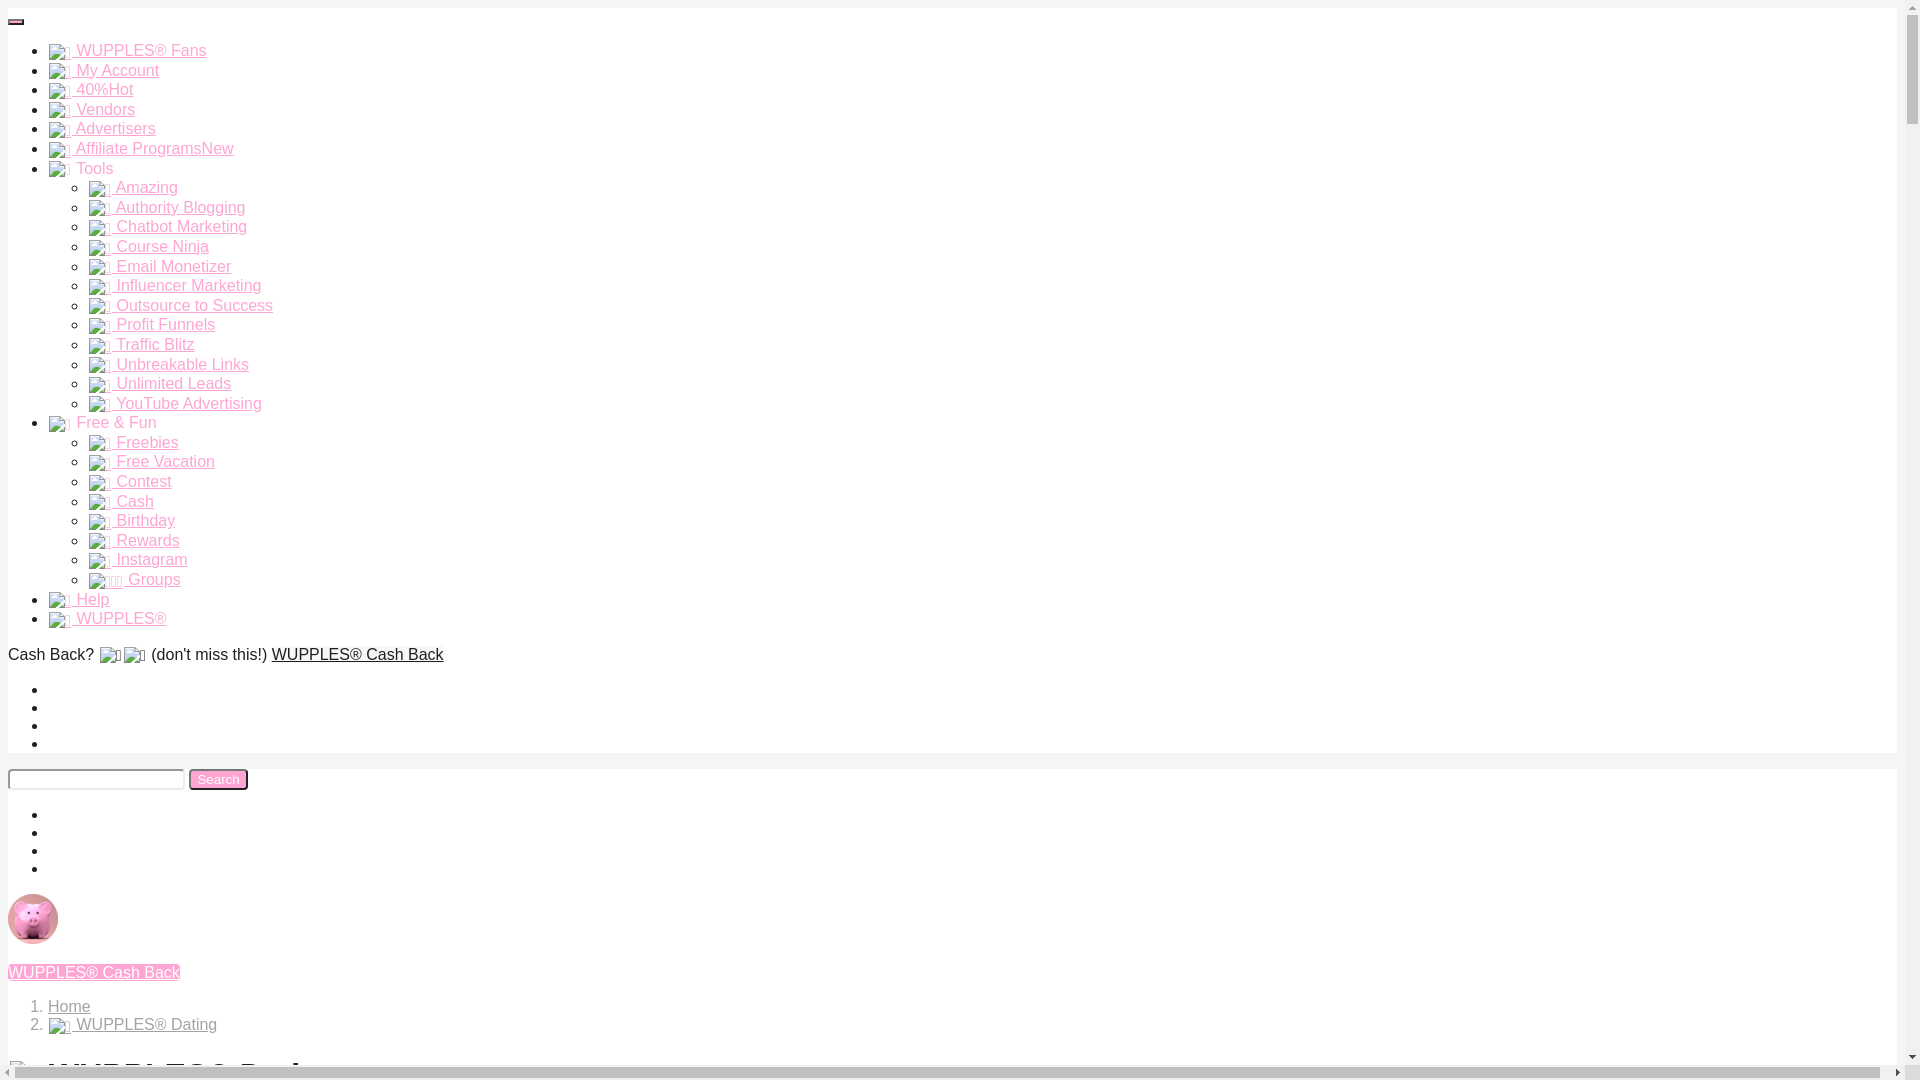  Describe the element at coordinates (48, 109) in the screenshot. I see `'Vendors'` at that location.